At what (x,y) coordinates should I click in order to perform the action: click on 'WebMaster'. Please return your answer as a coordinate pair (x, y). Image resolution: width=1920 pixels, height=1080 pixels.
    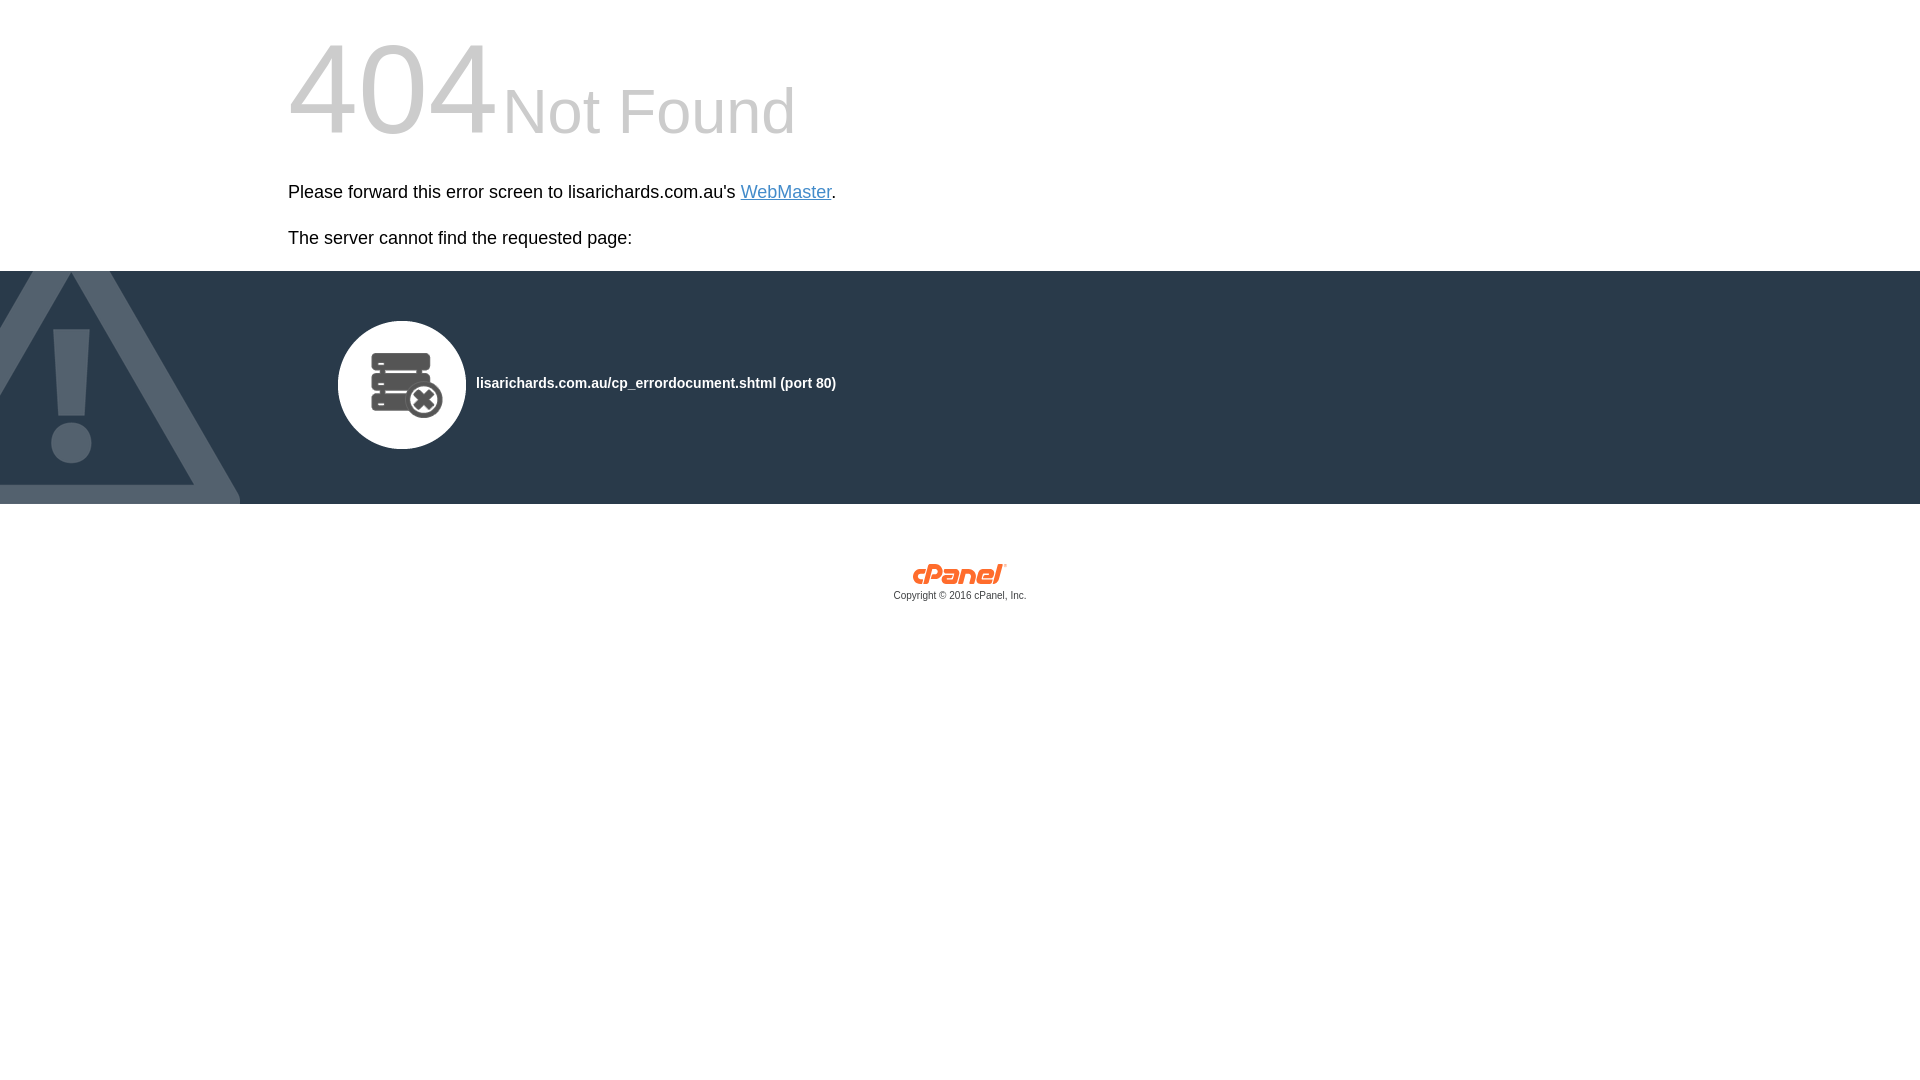
    Looking at the image, I should click on (739, 192).